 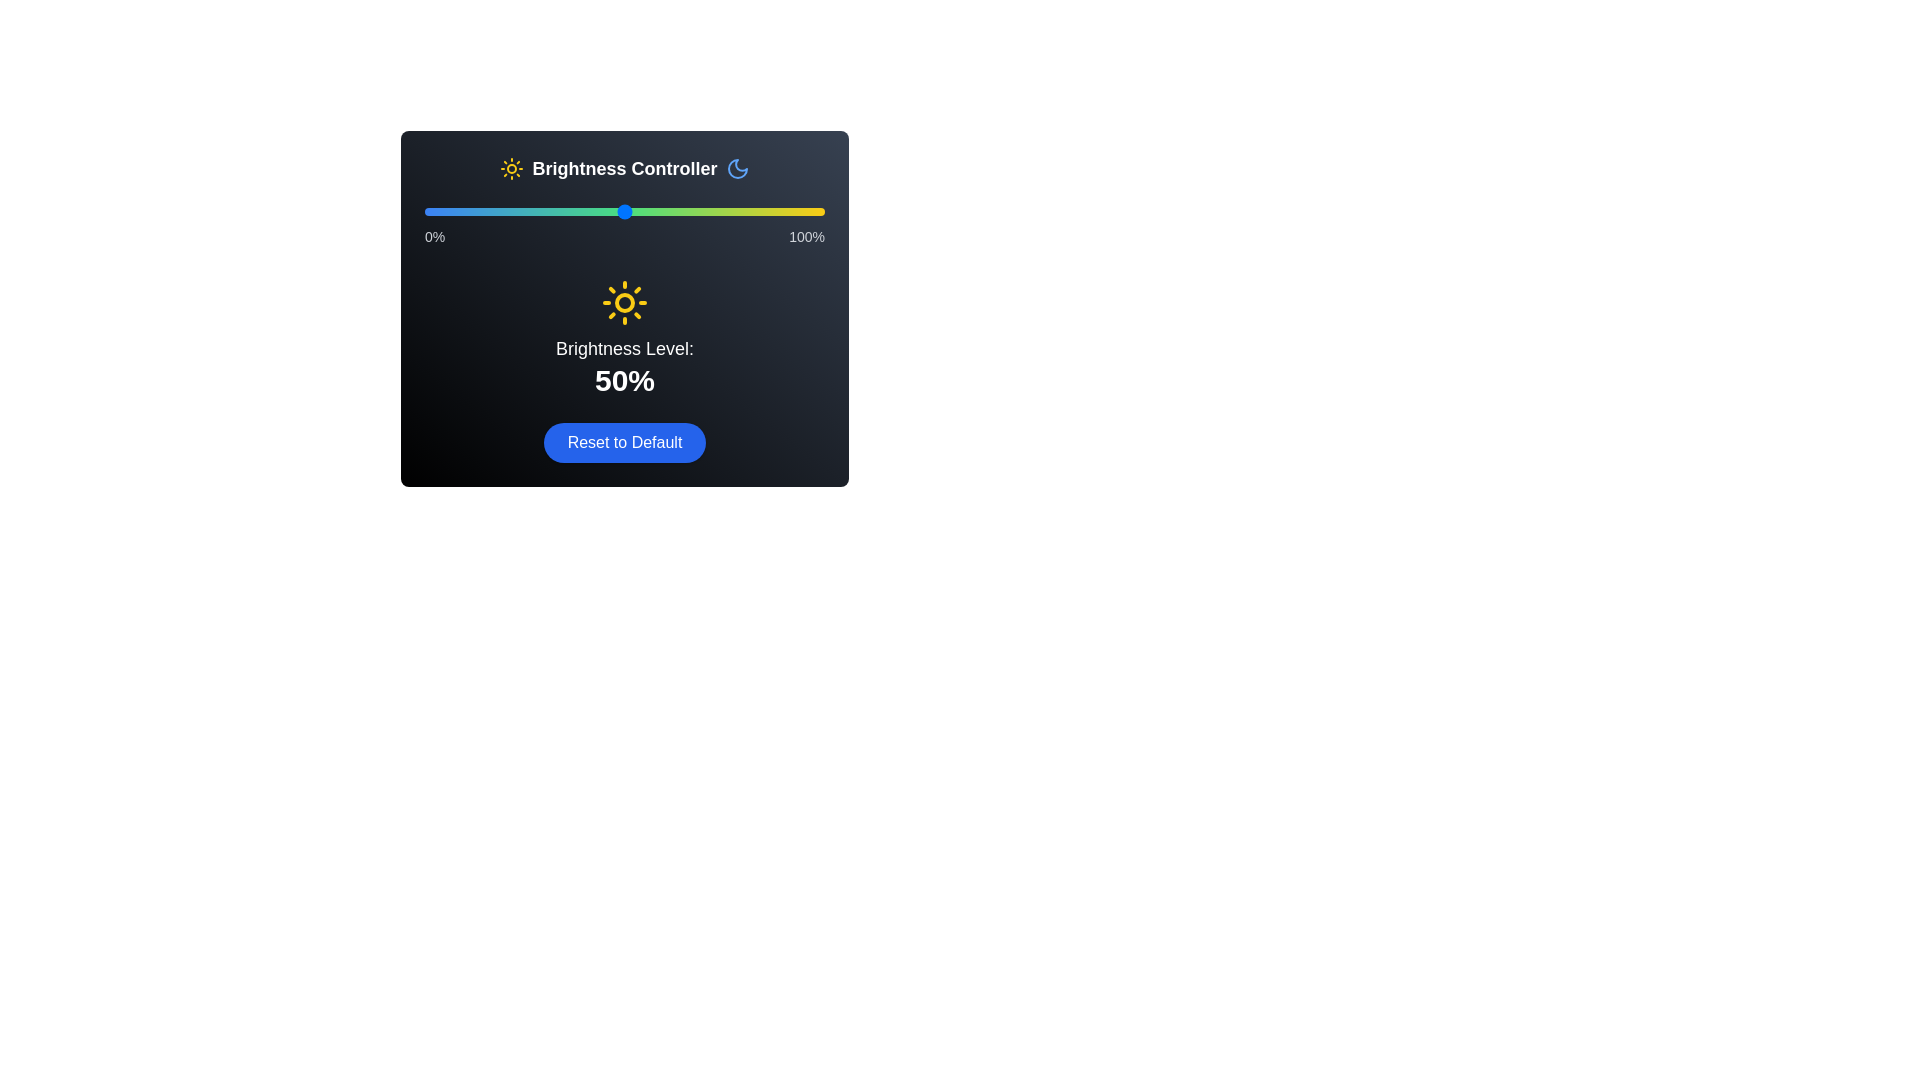 I want to click on the sun icon to explore its effect, so click(x=512, y=168).